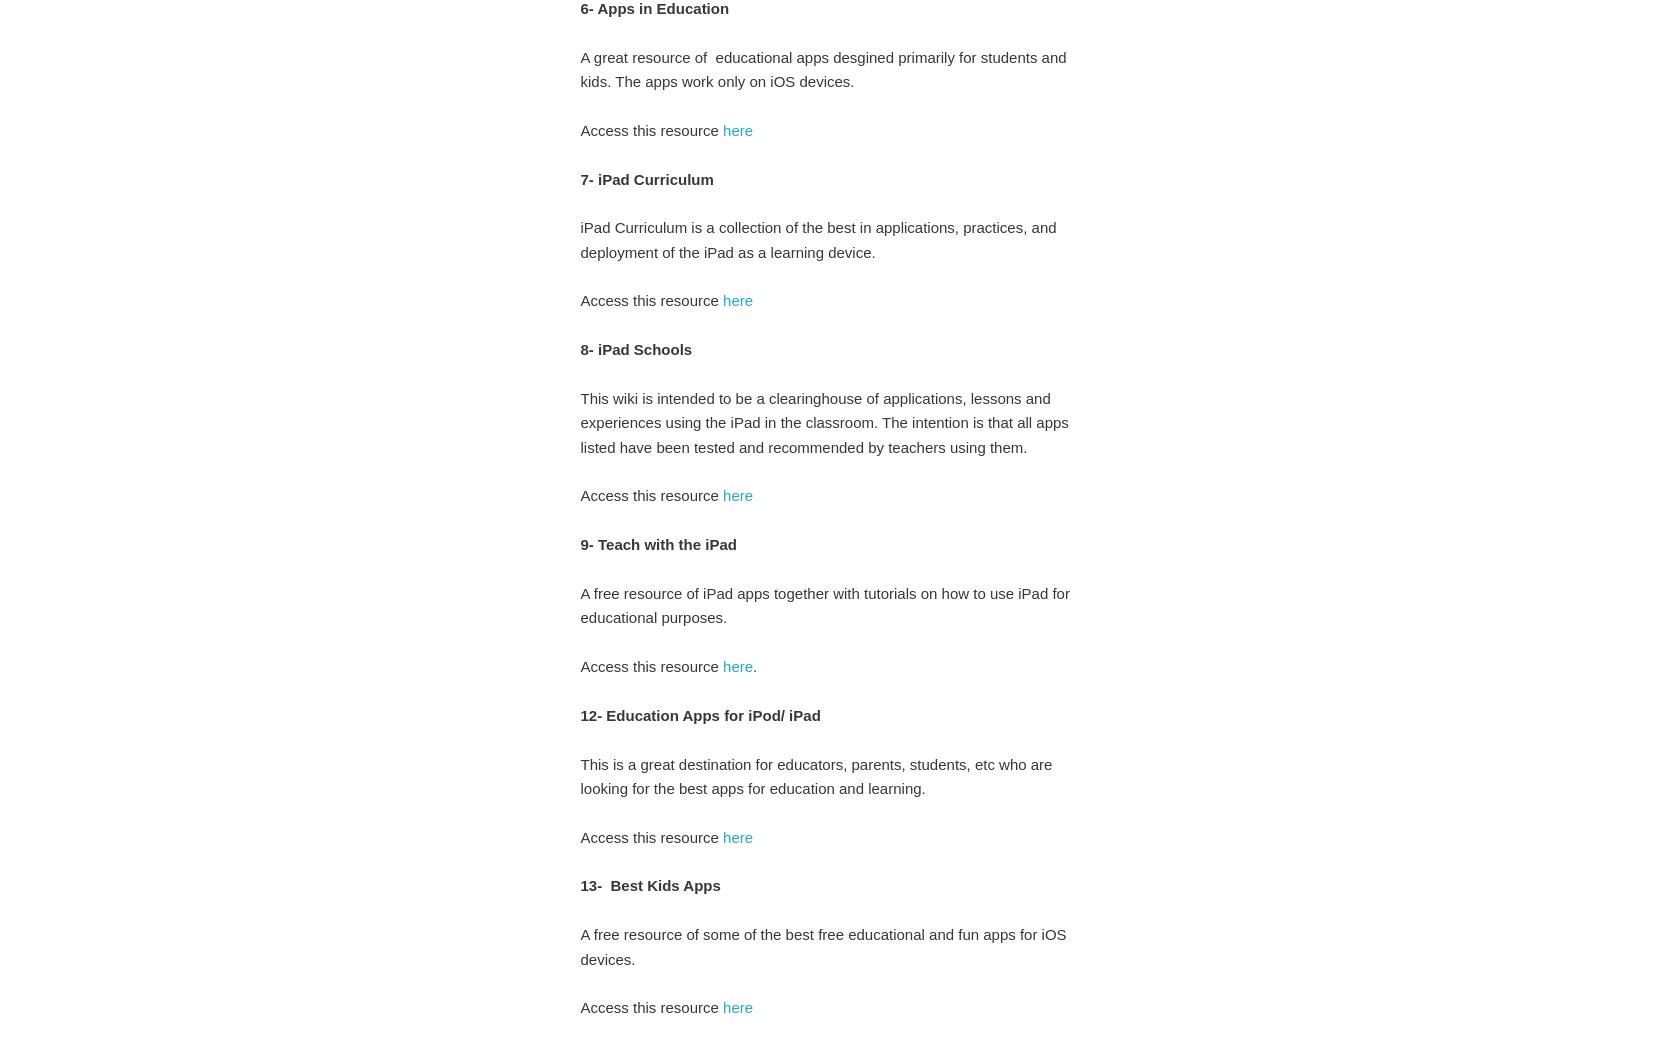 The width and height of the screenshot is (1657, 1045). Describe the element at coordinates (823, 421) in the screenshot. I see `'This wiki is intended to be a clearinghouse of applications, lessons and experiences using the iPad in the classroom. The intention is that all apps listed have been tested and recommended by teachers using them.'` at that location.